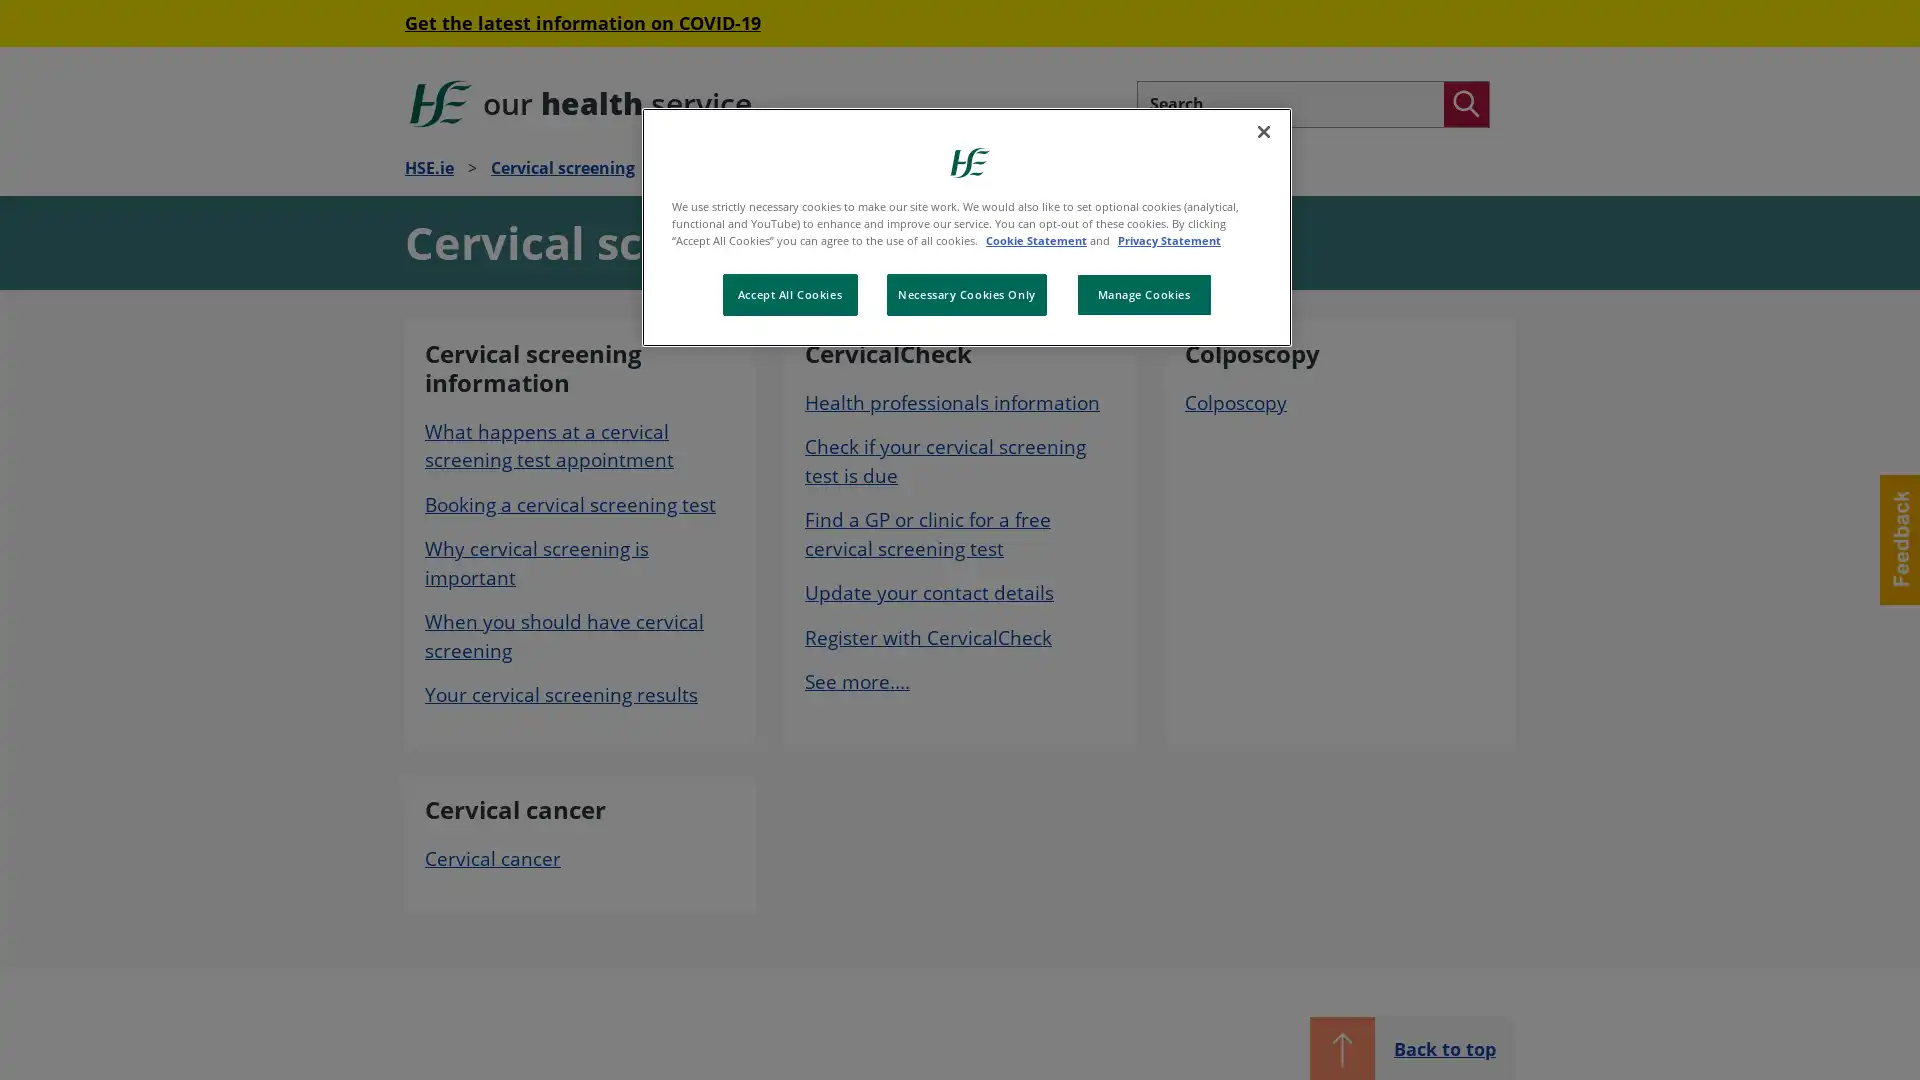  I want to click on Accept All Cookies, so click(788, 294).